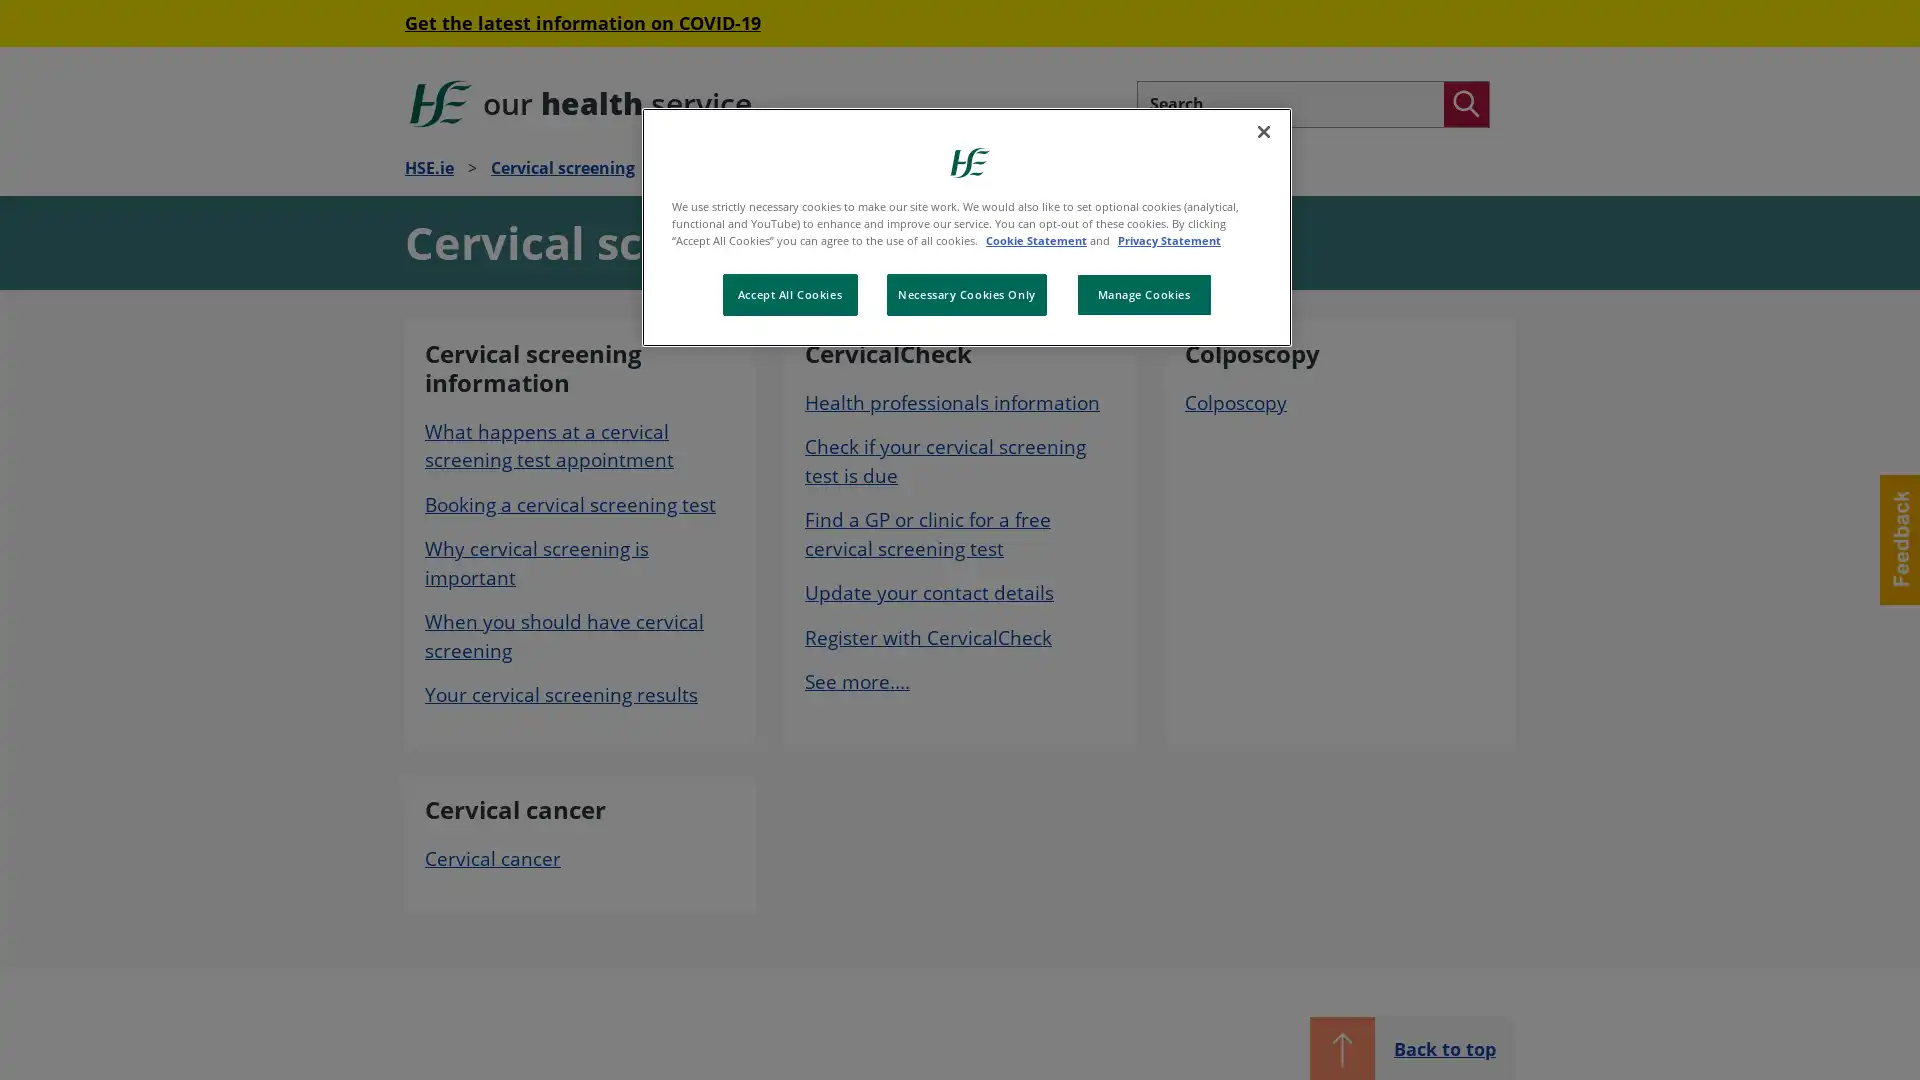  I want to click on Accept All Cookies, so click(788, 294).